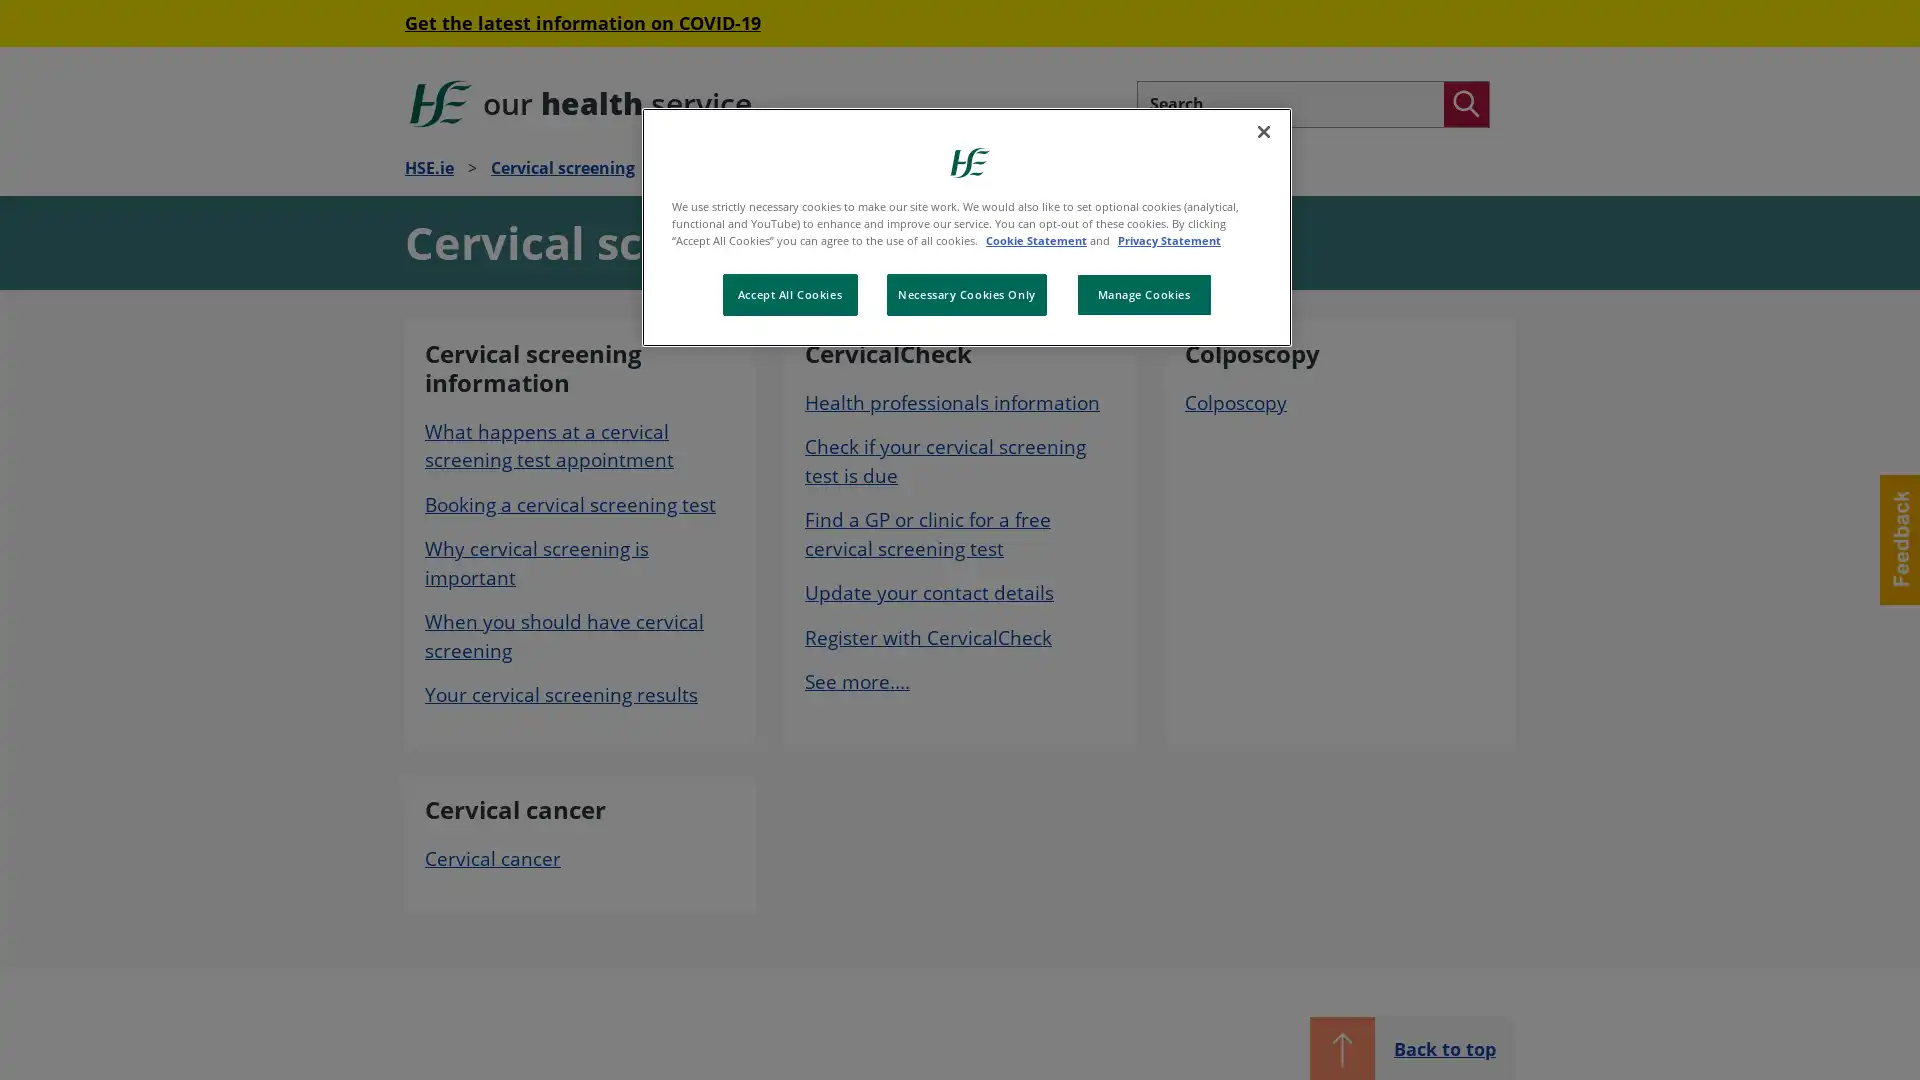  I want to click on Accept All Cookies, so click(788, 294).